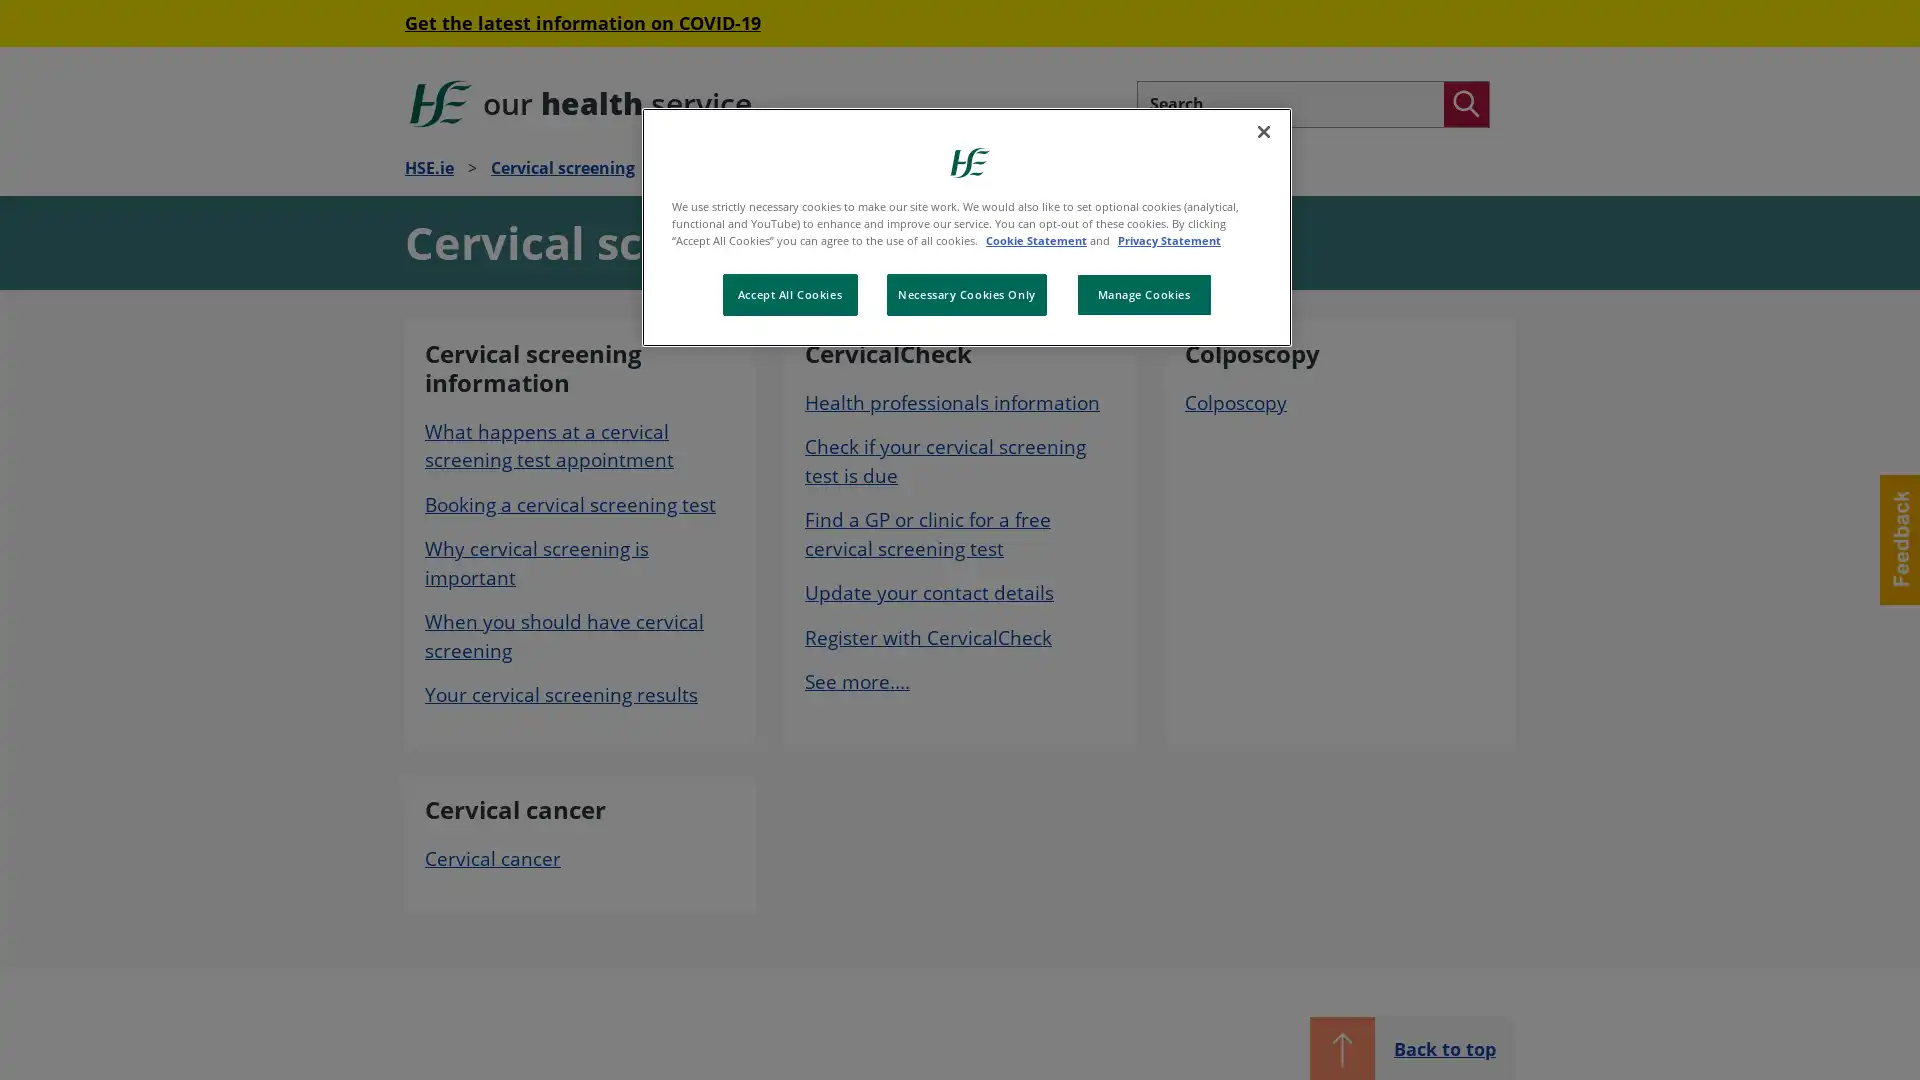  I want to click on Accept All Cookies, so click(788, 294).